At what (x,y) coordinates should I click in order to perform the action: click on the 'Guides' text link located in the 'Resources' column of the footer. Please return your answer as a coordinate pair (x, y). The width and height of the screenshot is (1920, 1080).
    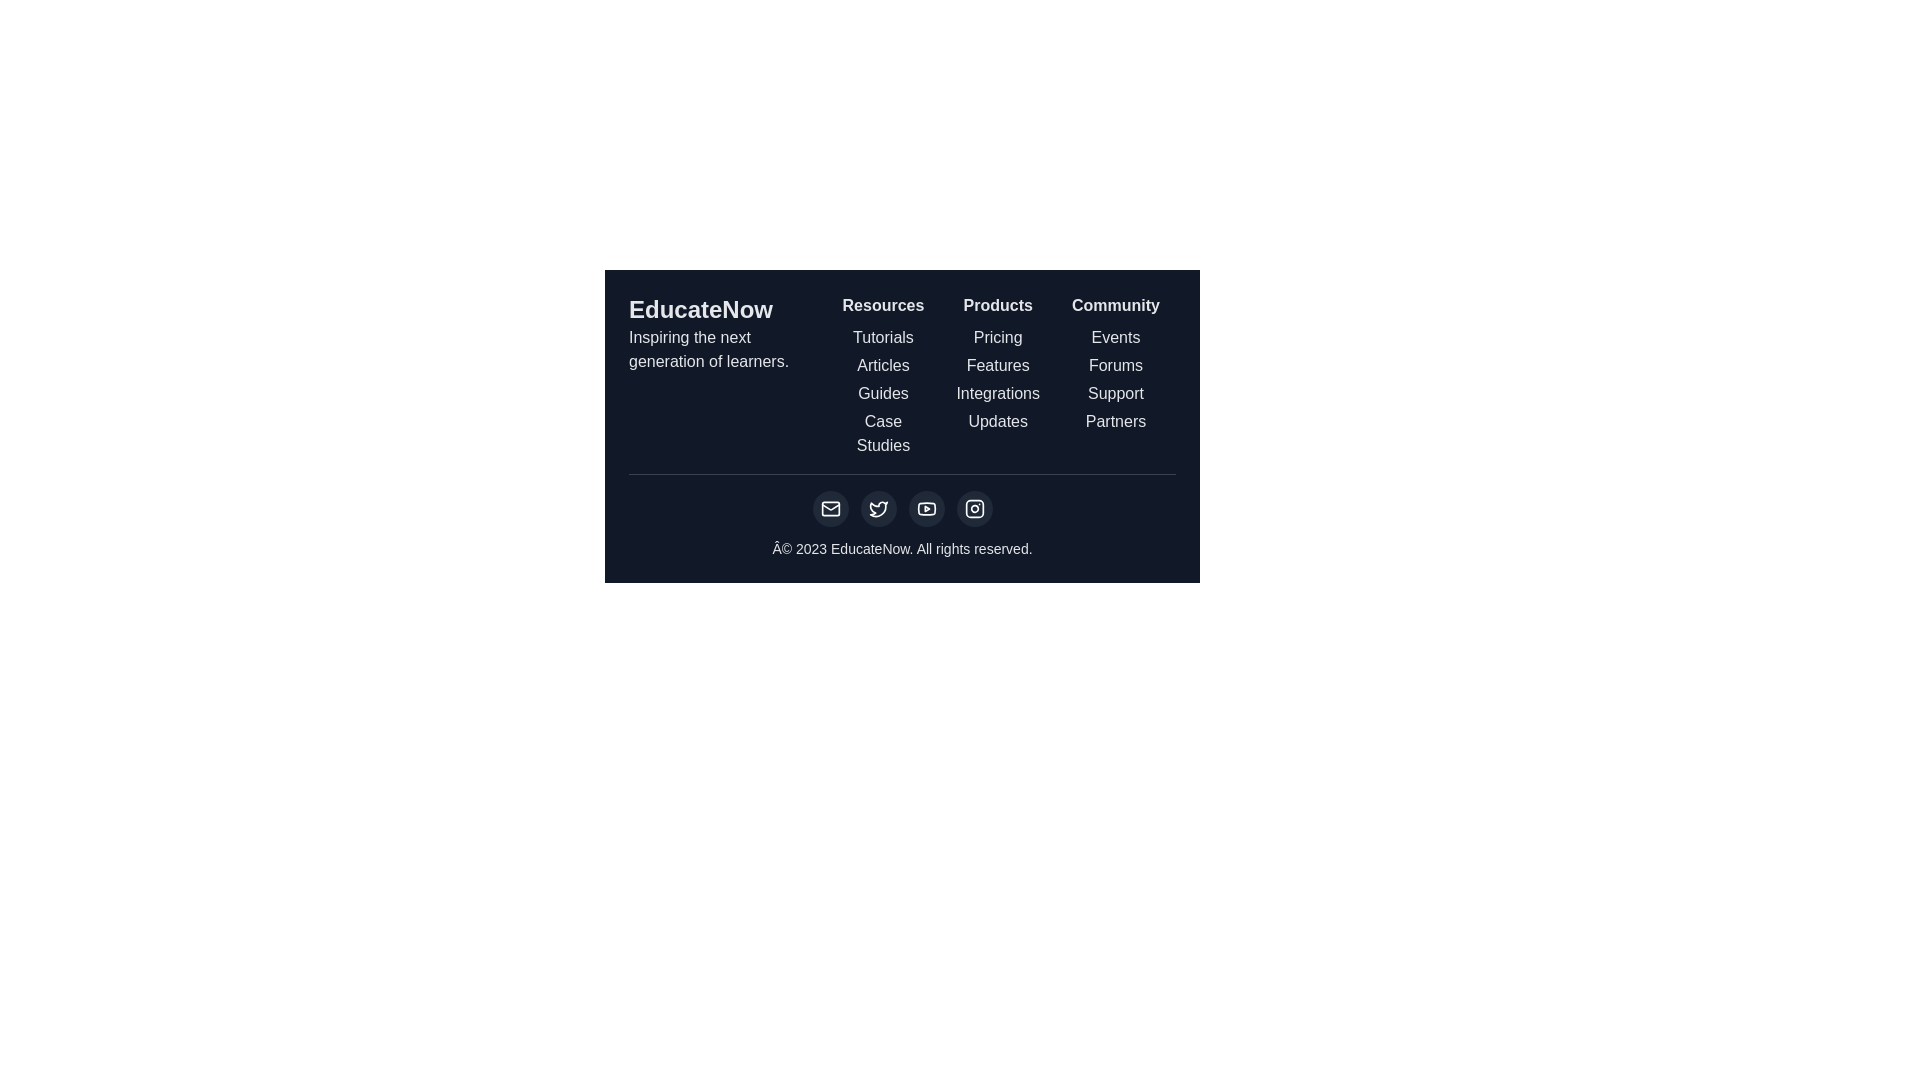
    Looking at the image, I should click on (882, 393).